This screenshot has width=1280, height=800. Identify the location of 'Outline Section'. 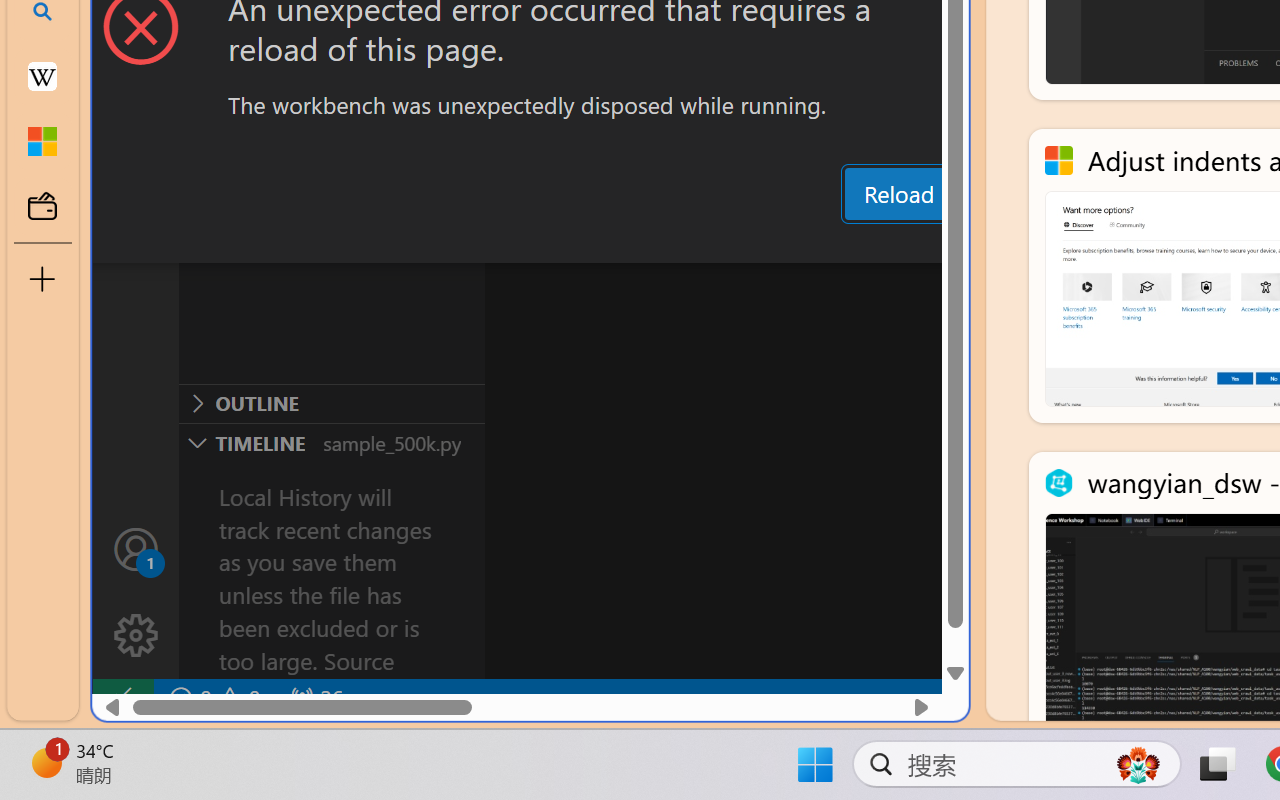
(331, 403).